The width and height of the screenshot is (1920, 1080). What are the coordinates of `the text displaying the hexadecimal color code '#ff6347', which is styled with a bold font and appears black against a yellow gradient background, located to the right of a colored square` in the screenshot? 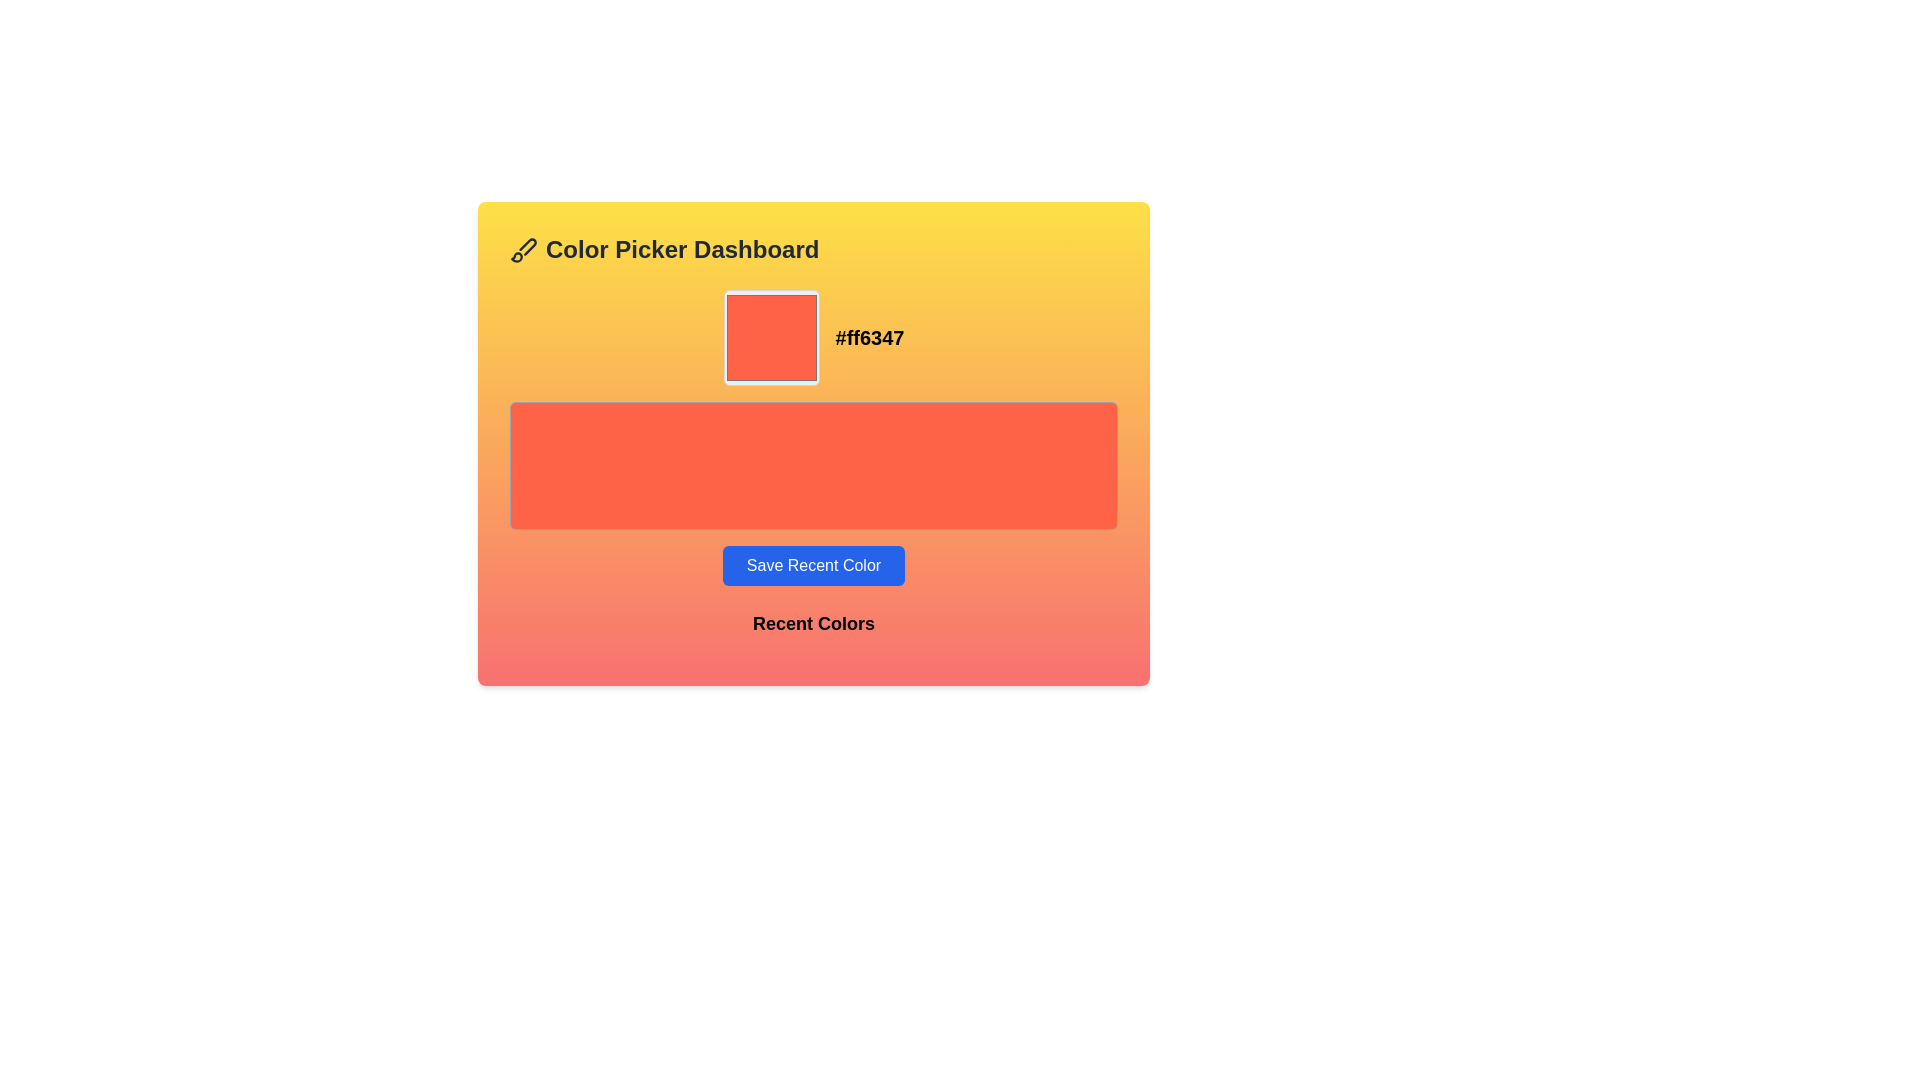 It's located at (869, 337).